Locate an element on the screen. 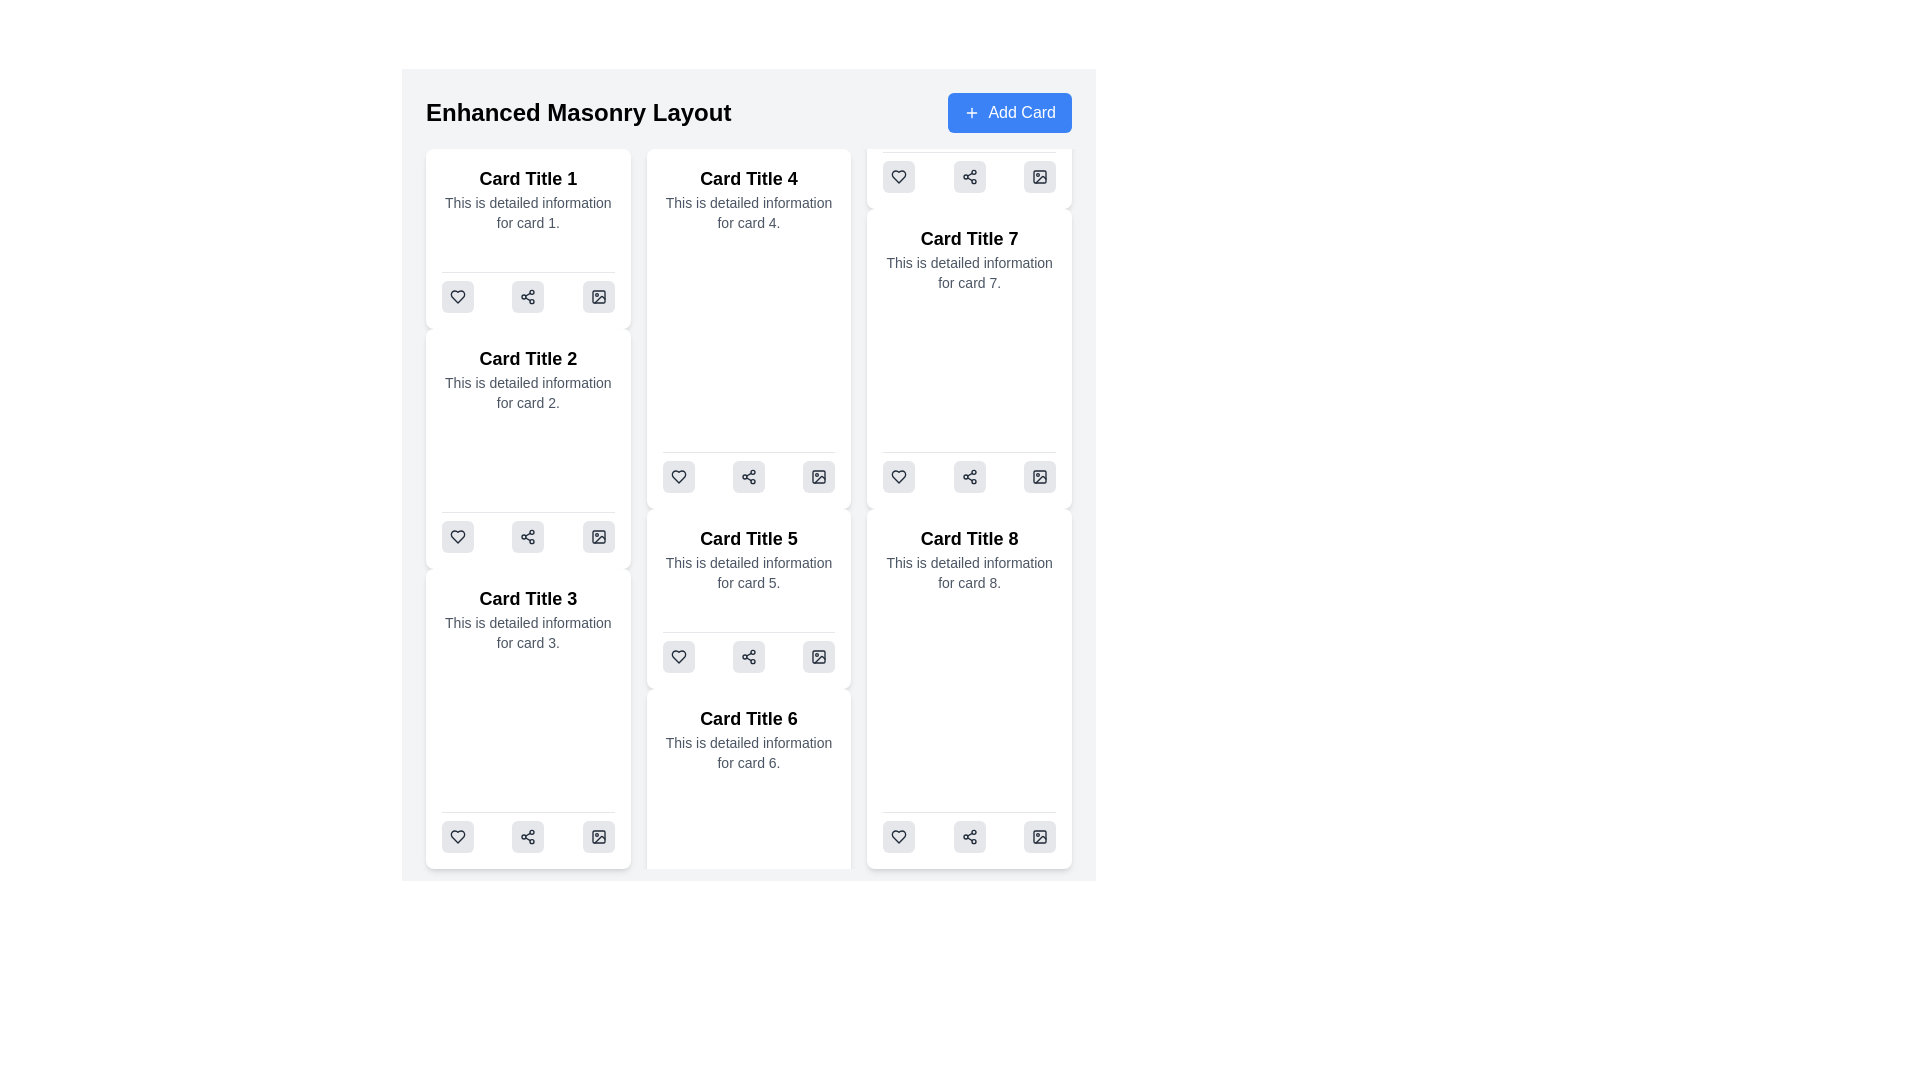 The image size is (1920, 1080). the text block displaying 'This is detailed information for card 3.', which is located below 'Card Title 3' in the third card of the leftmost section is located at coordinates (528, 632).